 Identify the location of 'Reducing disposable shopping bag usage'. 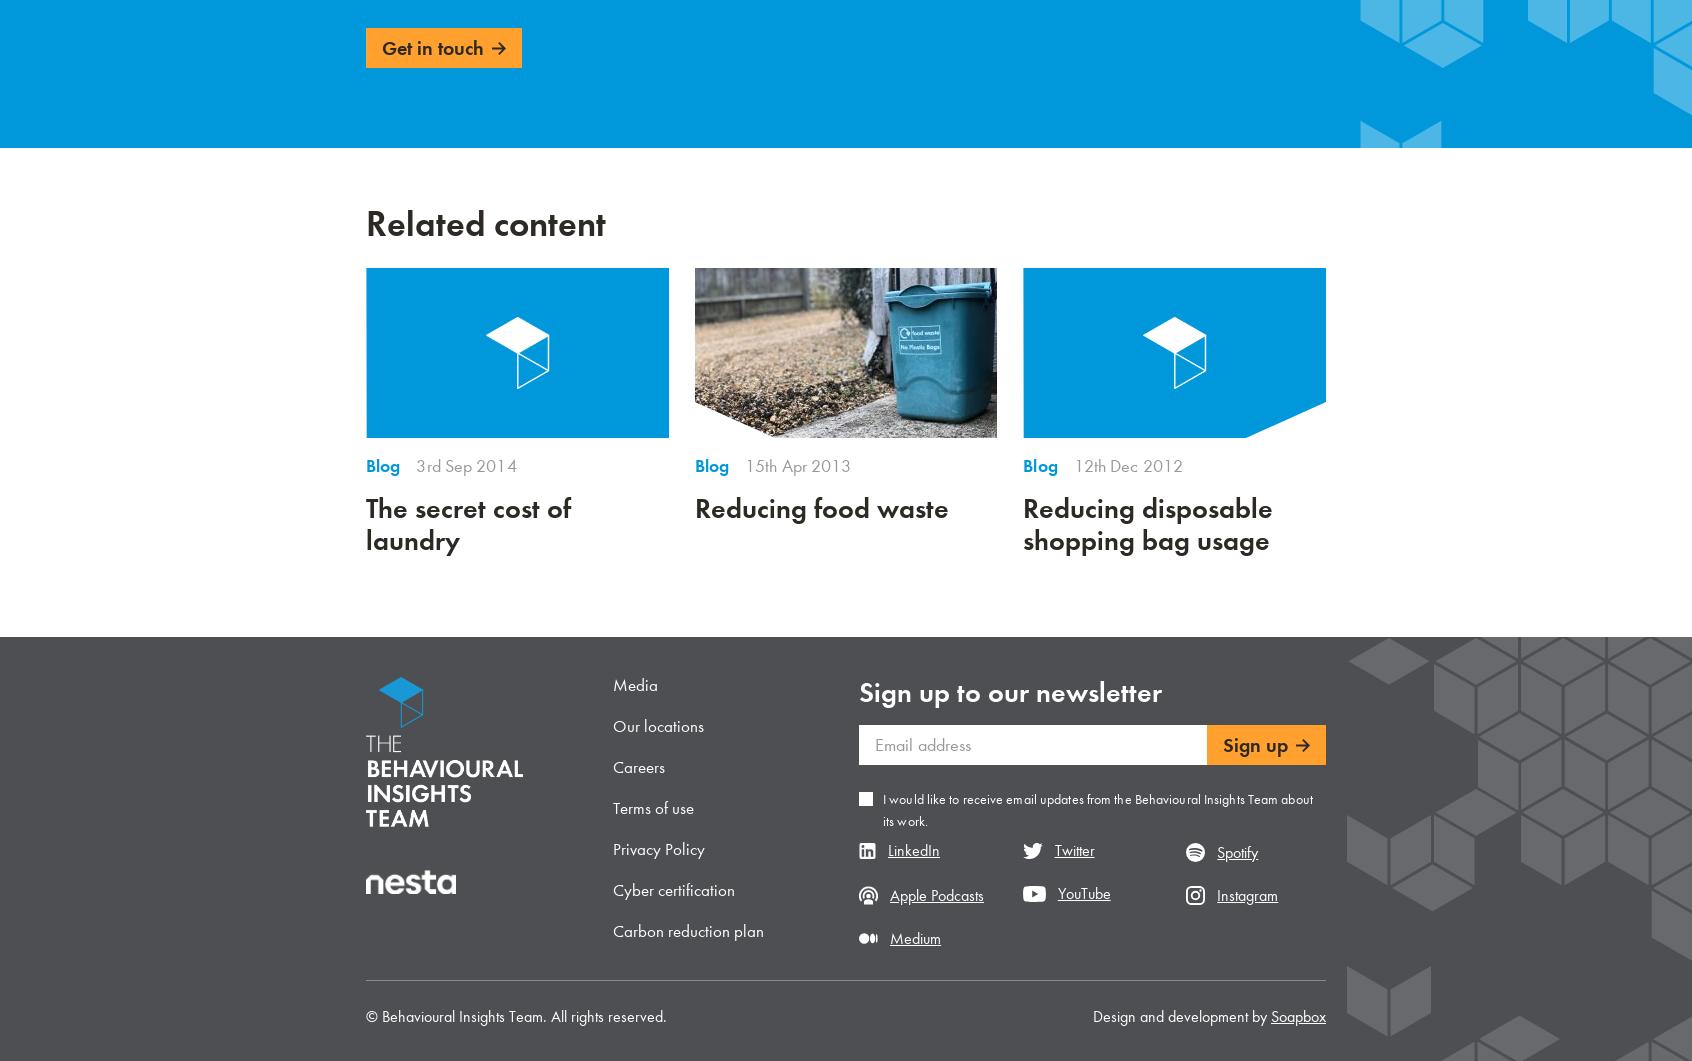
(1021, 524).